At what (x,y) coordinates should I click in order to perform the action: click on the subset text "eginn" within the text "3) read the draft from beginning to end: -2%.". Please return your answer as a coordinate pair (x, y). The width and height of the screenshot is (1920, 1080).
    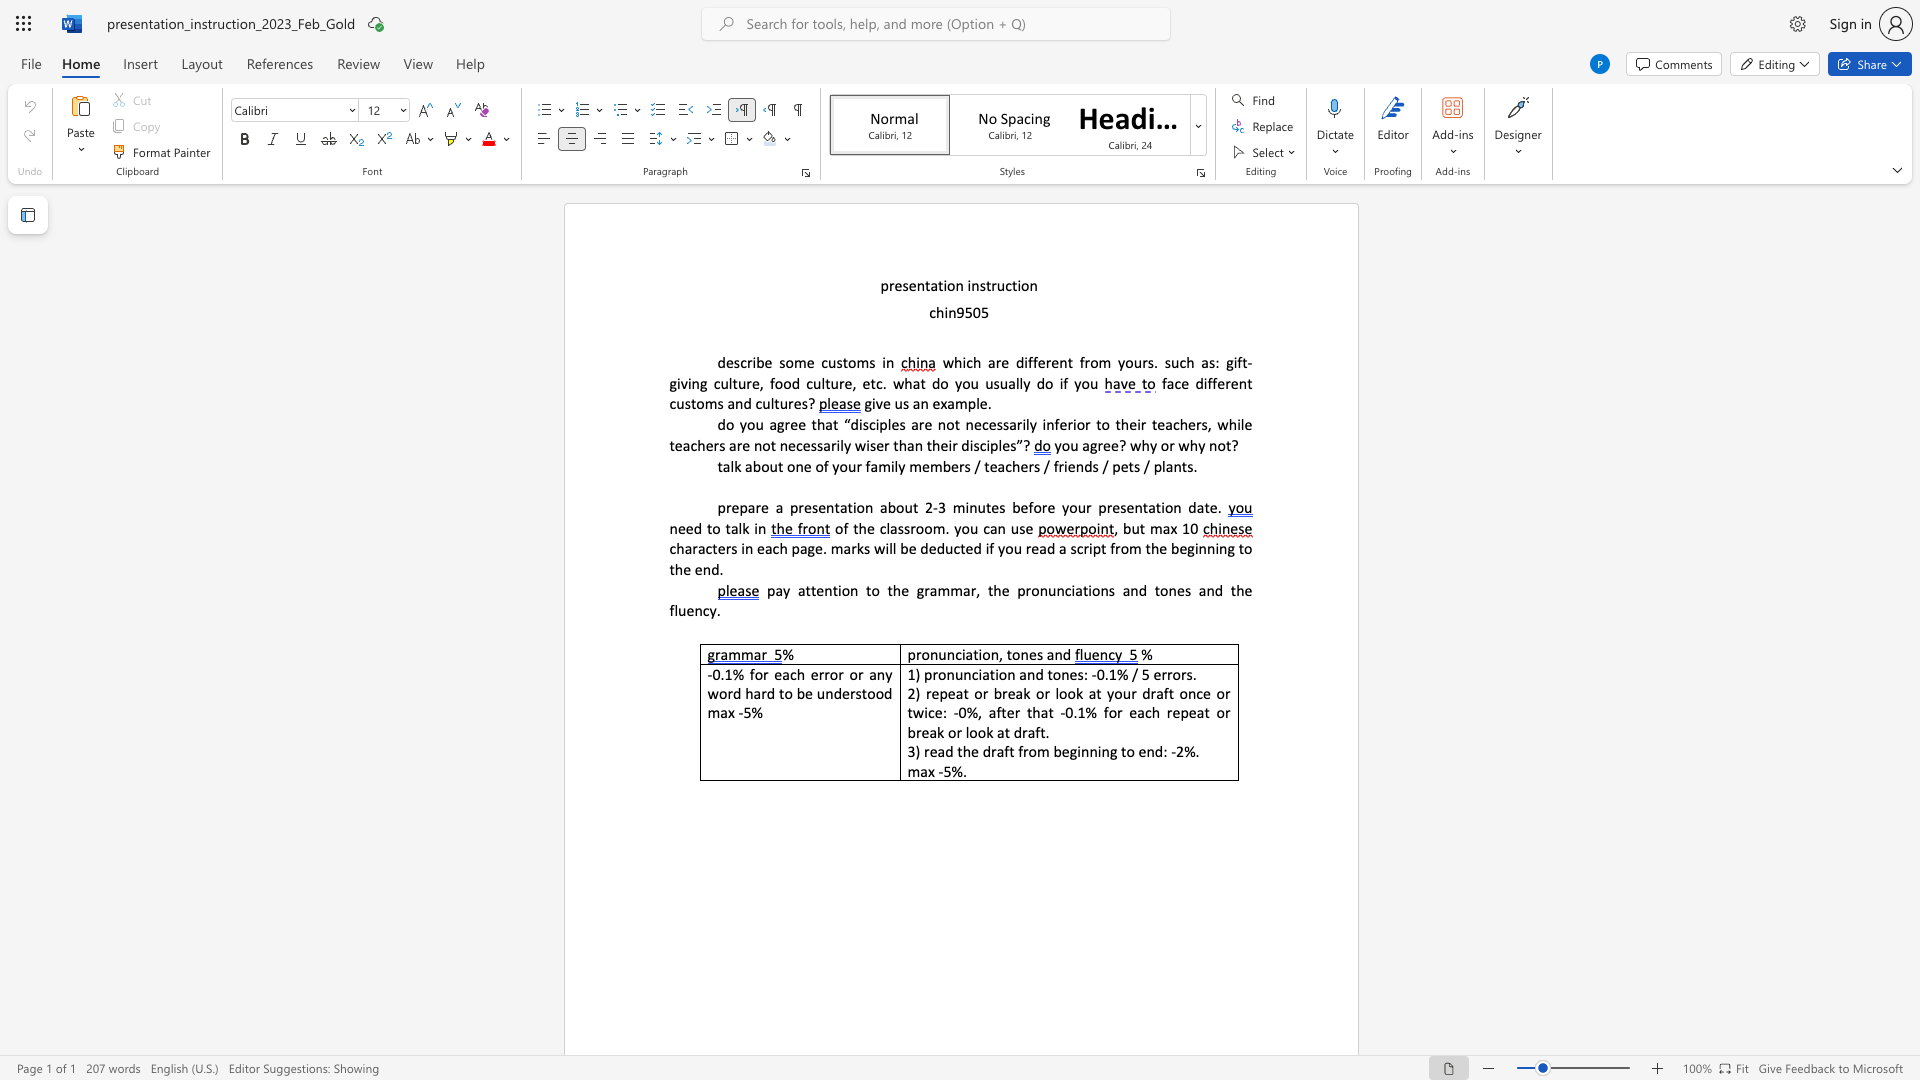
    Looking at the image, I should click on (1060, 751).